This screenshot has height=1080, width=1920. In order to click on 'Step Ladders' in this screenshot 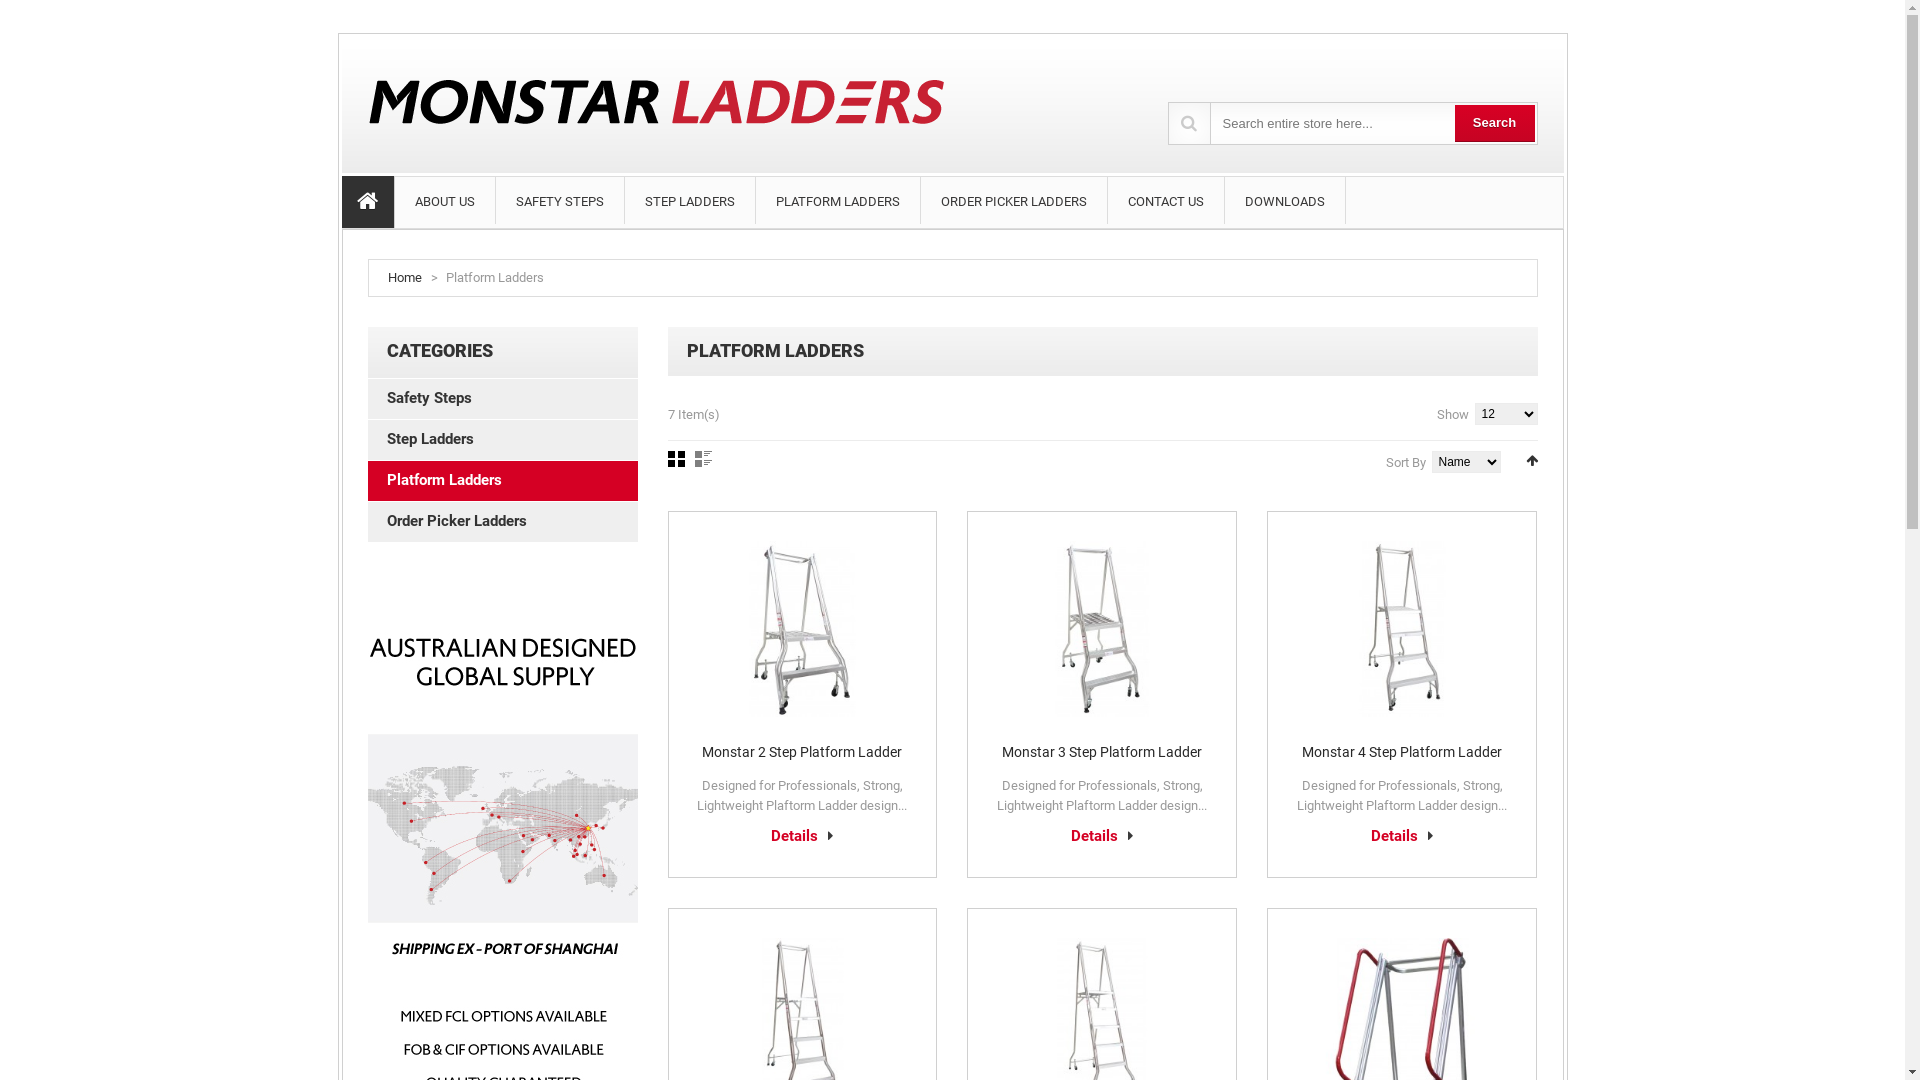, I will do `click(503, 438)`.